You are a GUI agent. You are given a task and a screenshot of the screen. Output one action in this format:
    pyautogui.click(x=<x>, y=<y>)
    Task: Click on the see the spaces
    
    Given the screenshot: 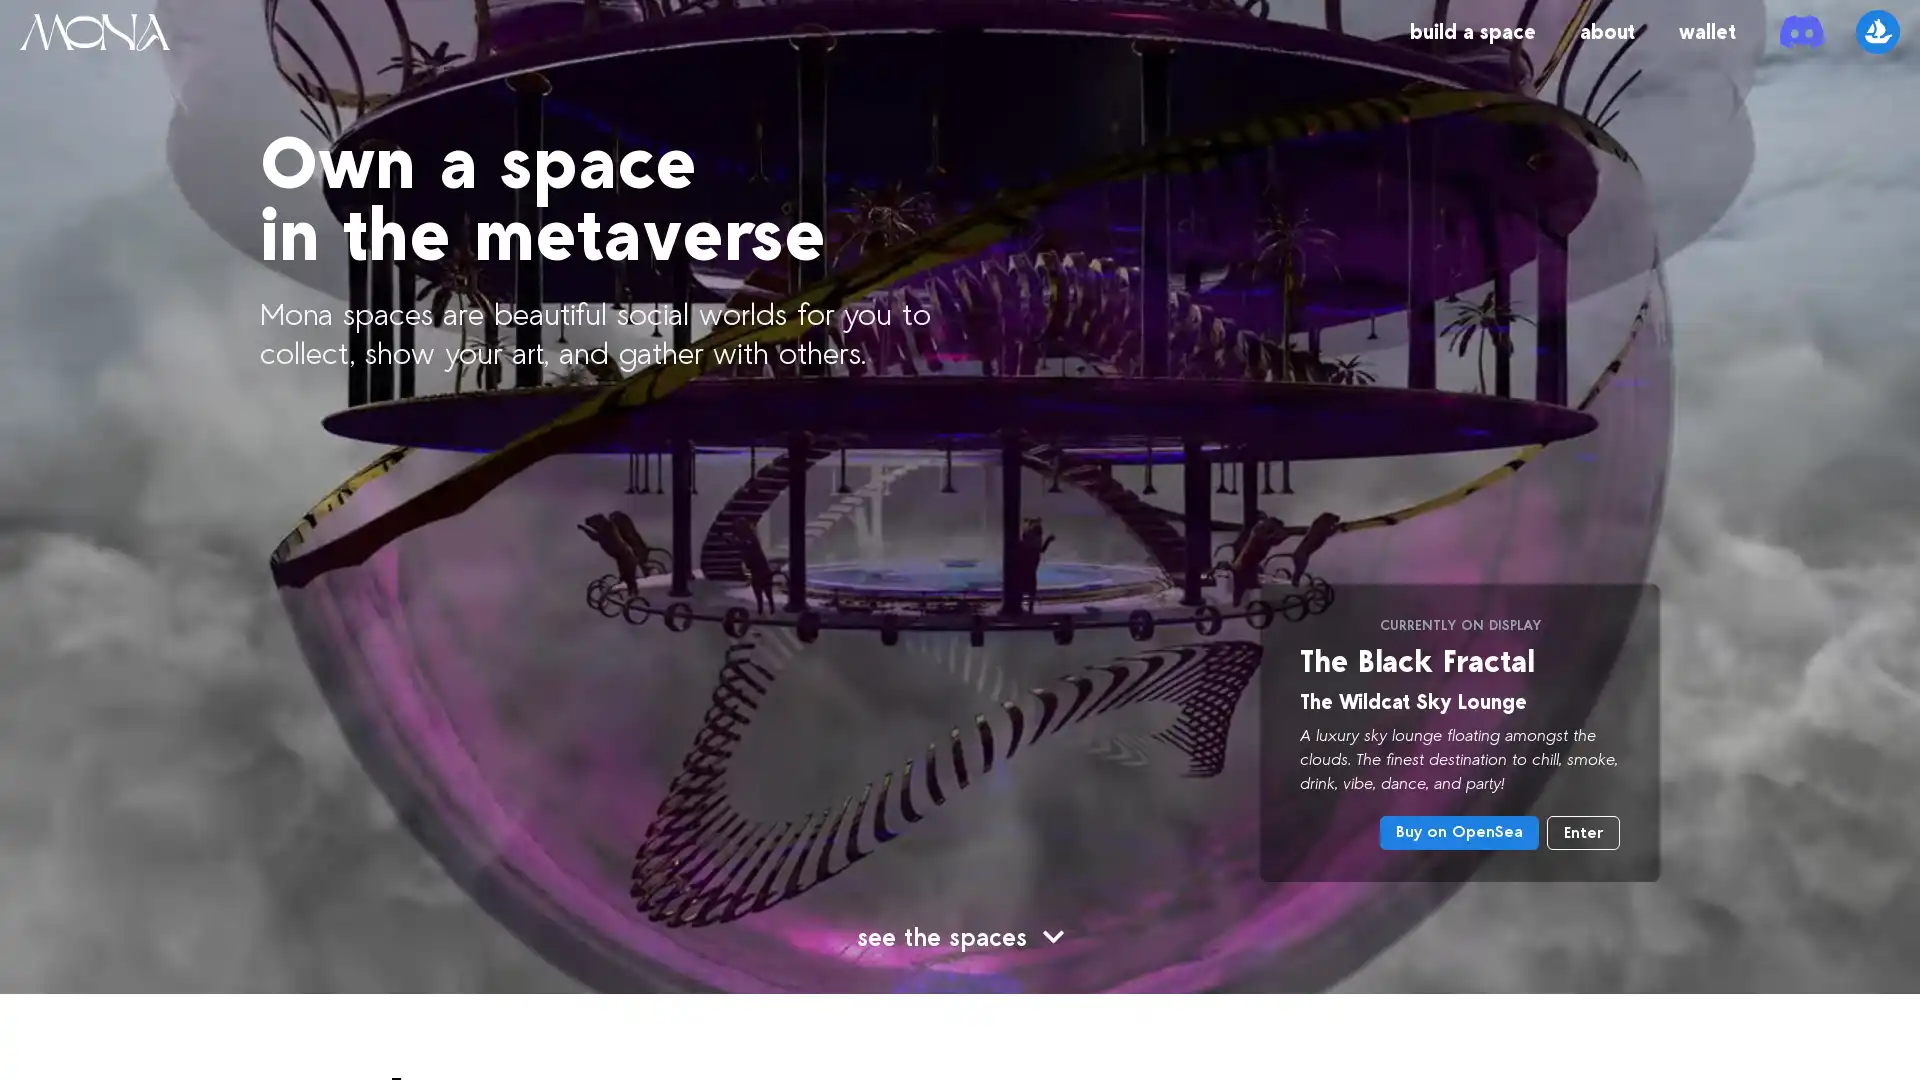 What is the action you would take?
    pyautogui.click(x=958, y=937)
    